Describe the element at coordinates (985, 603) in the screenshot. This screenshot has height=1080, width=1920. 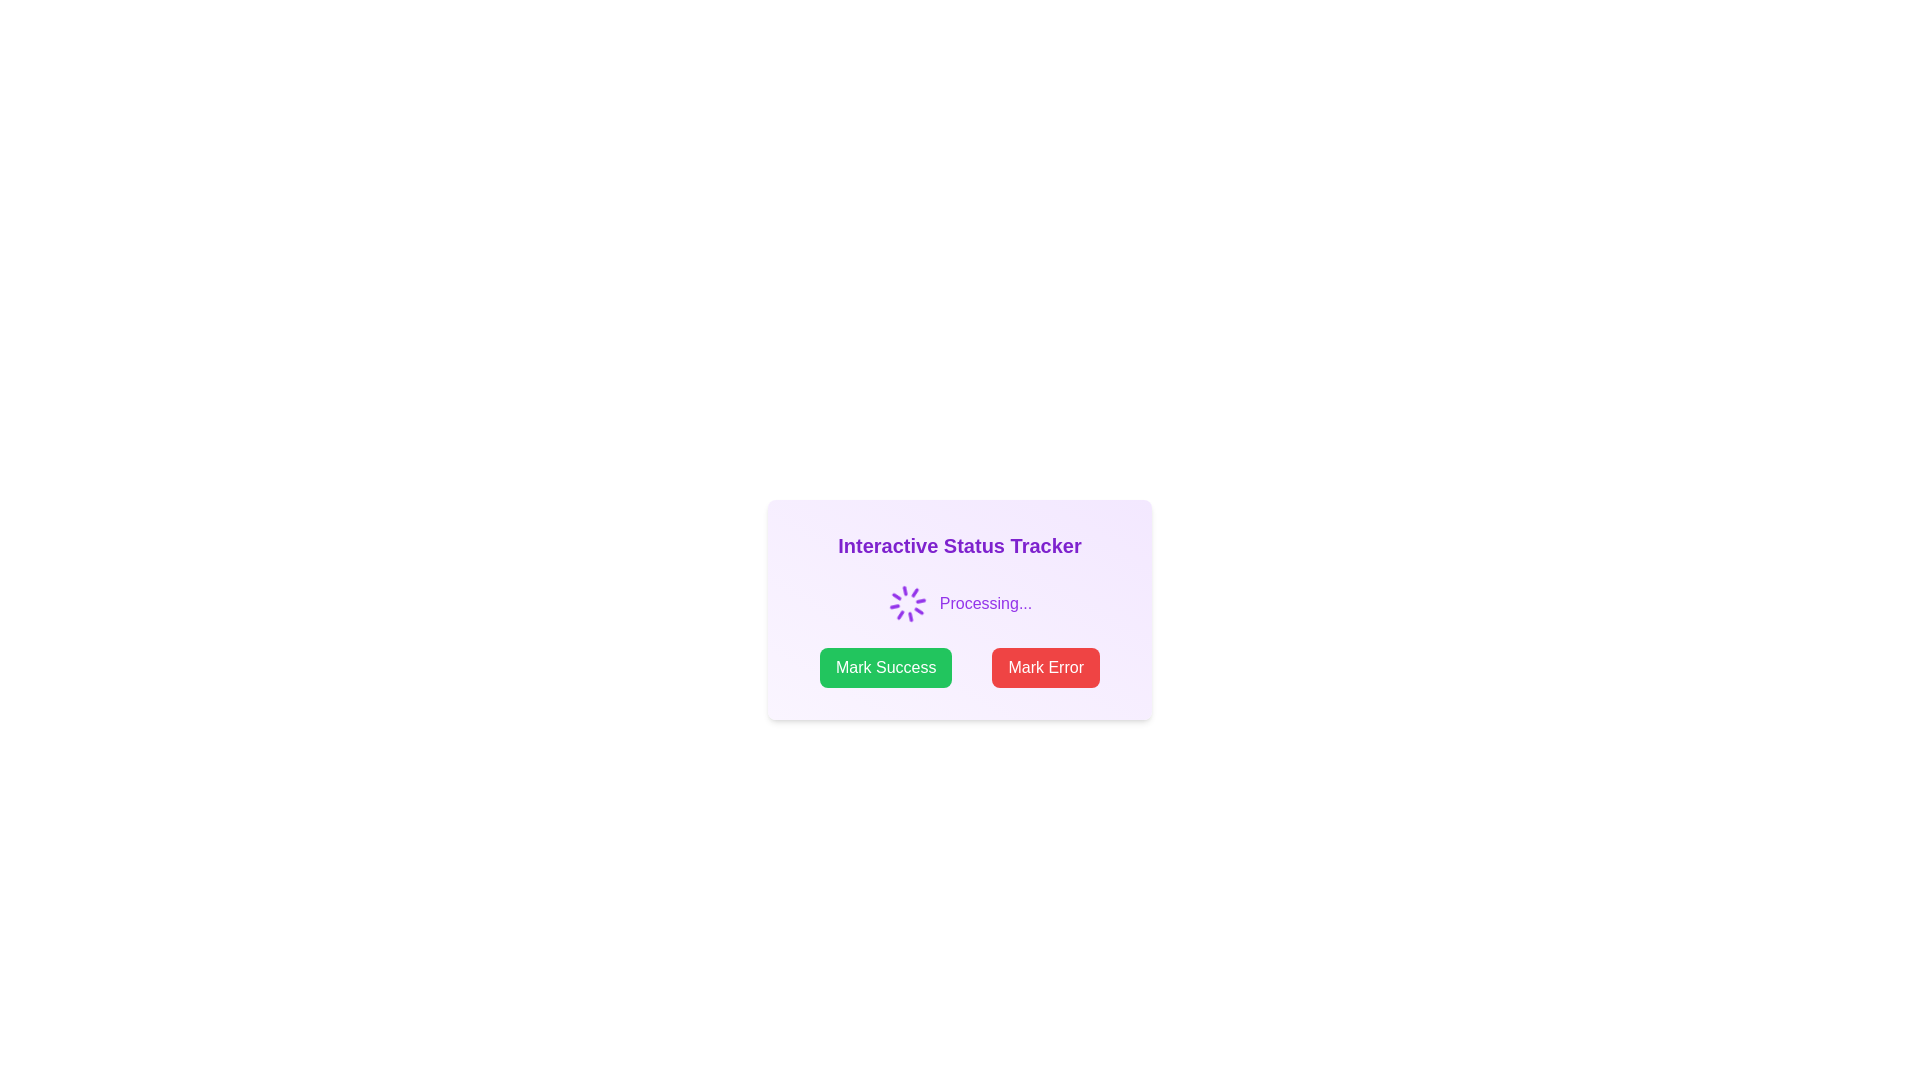
I see `the static text label displaying 'Processing...' which is styled in purple and positioned to the right of a spinner icon within a purple-themed card layout` at that location.